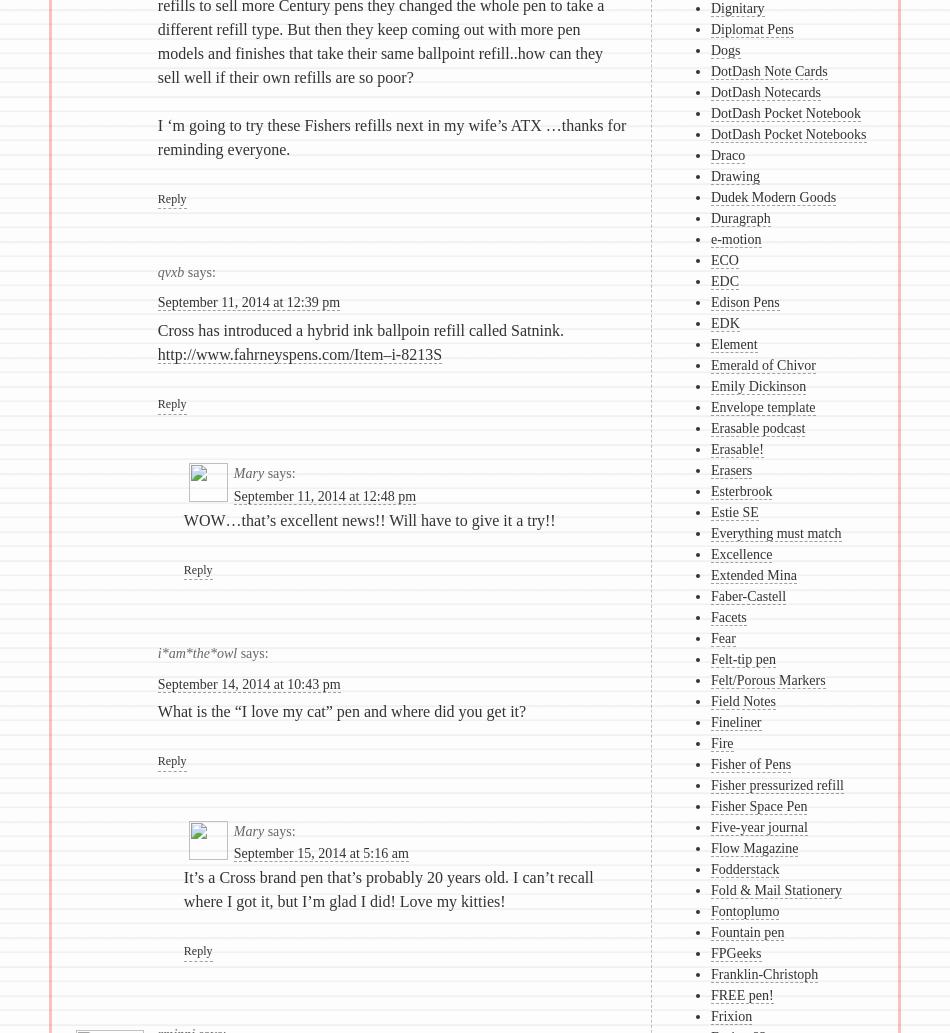 The image size is (950, 1033). Describe the element at coordinates (710, 973) in the screenshot. I see `'Franklin-Christoph'` at that location.